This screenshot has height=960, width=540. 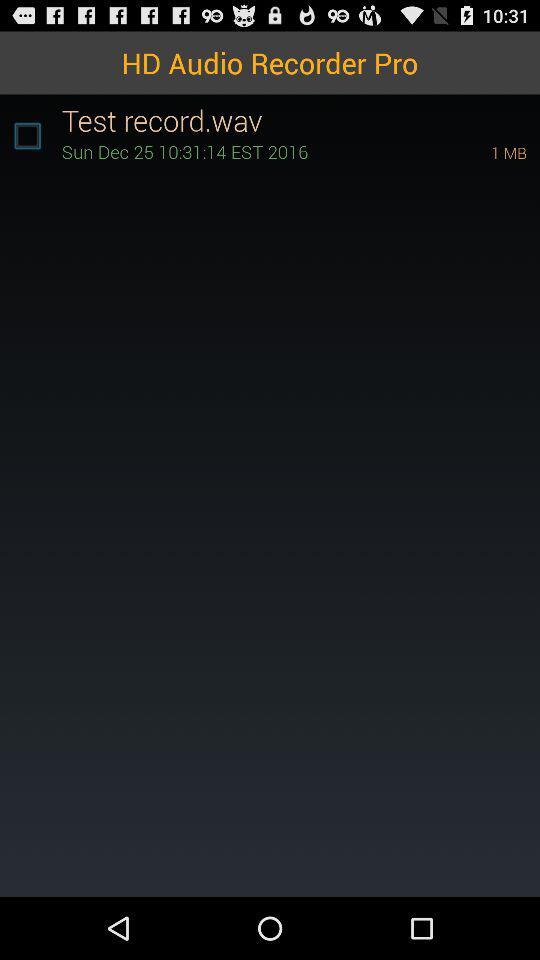 I want to click on the item above the sun dec 25, so click(x=299, y=120).